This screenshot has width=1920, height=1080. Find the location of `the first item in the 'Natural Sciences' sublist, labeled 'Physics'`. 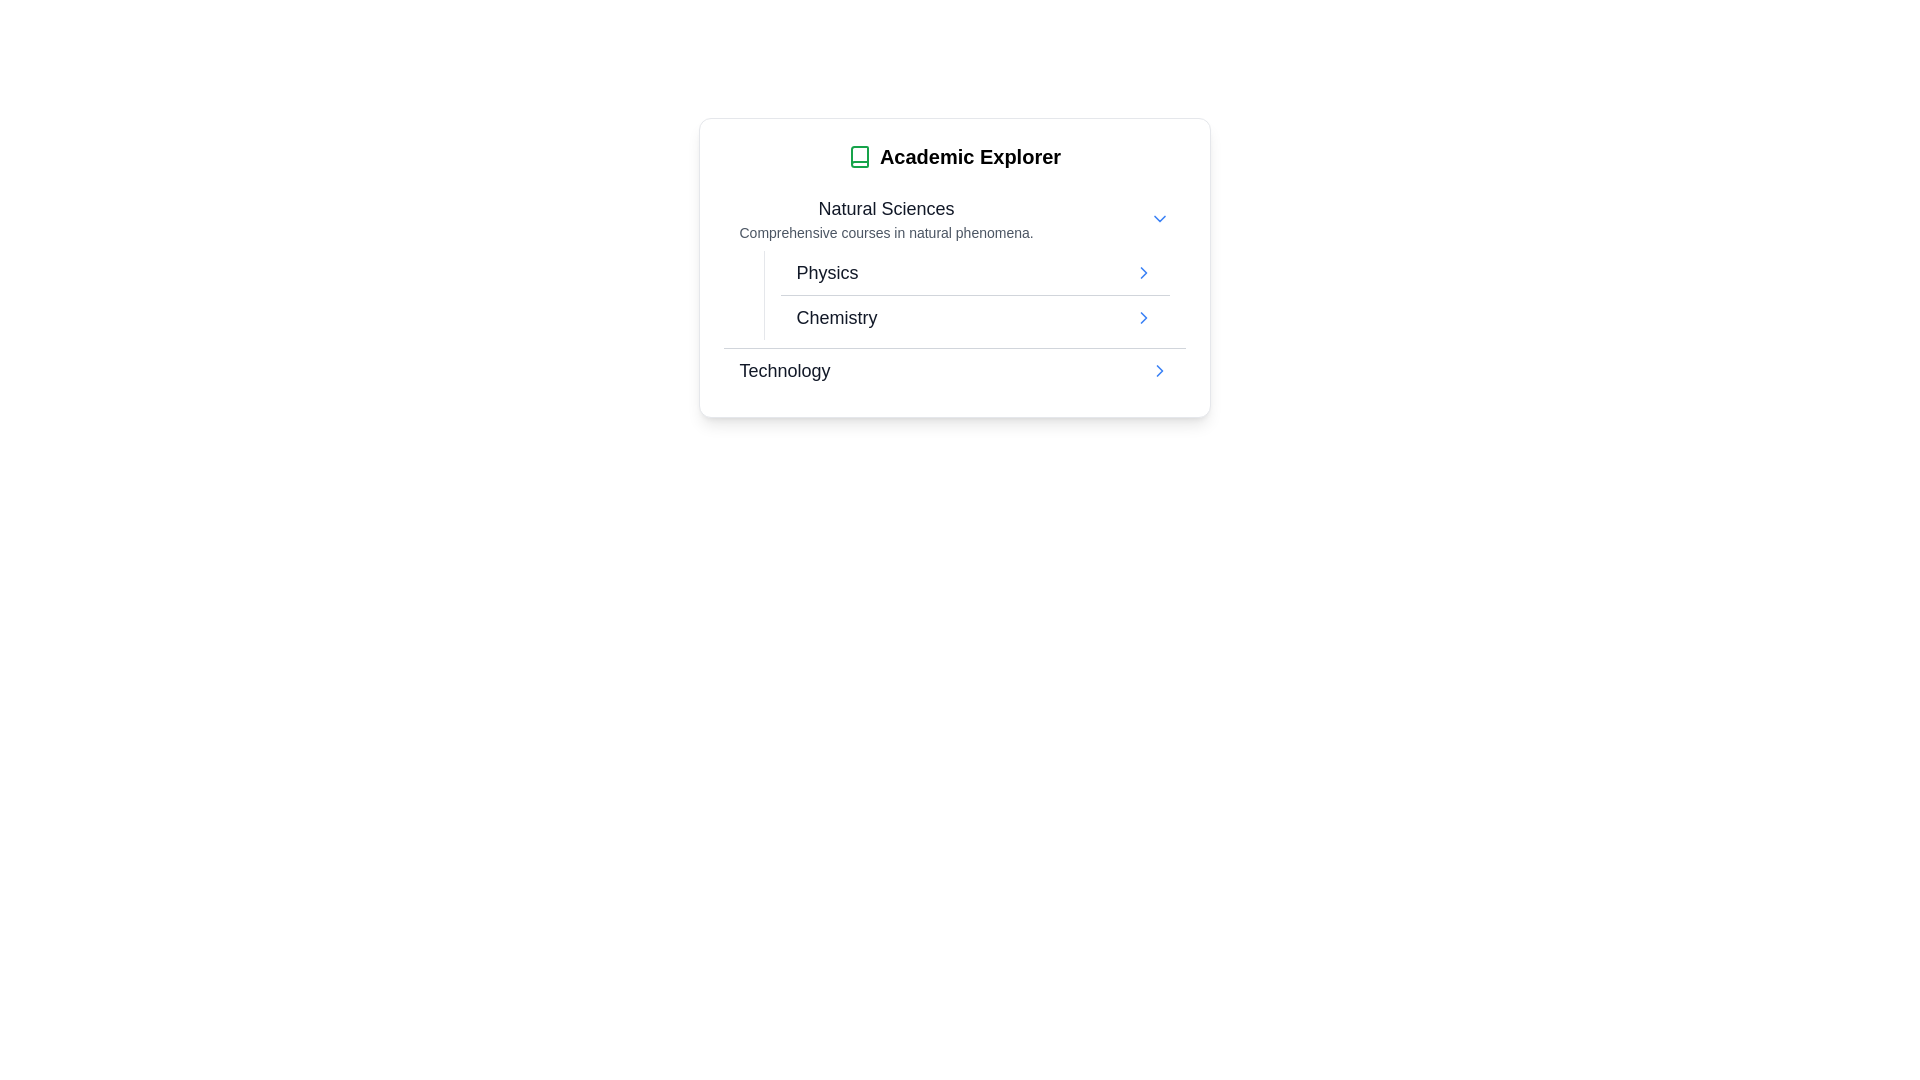

the first item in the 'Natural Sciences' sublist, labeled 'Physics' is located at coordinates (953, 266).